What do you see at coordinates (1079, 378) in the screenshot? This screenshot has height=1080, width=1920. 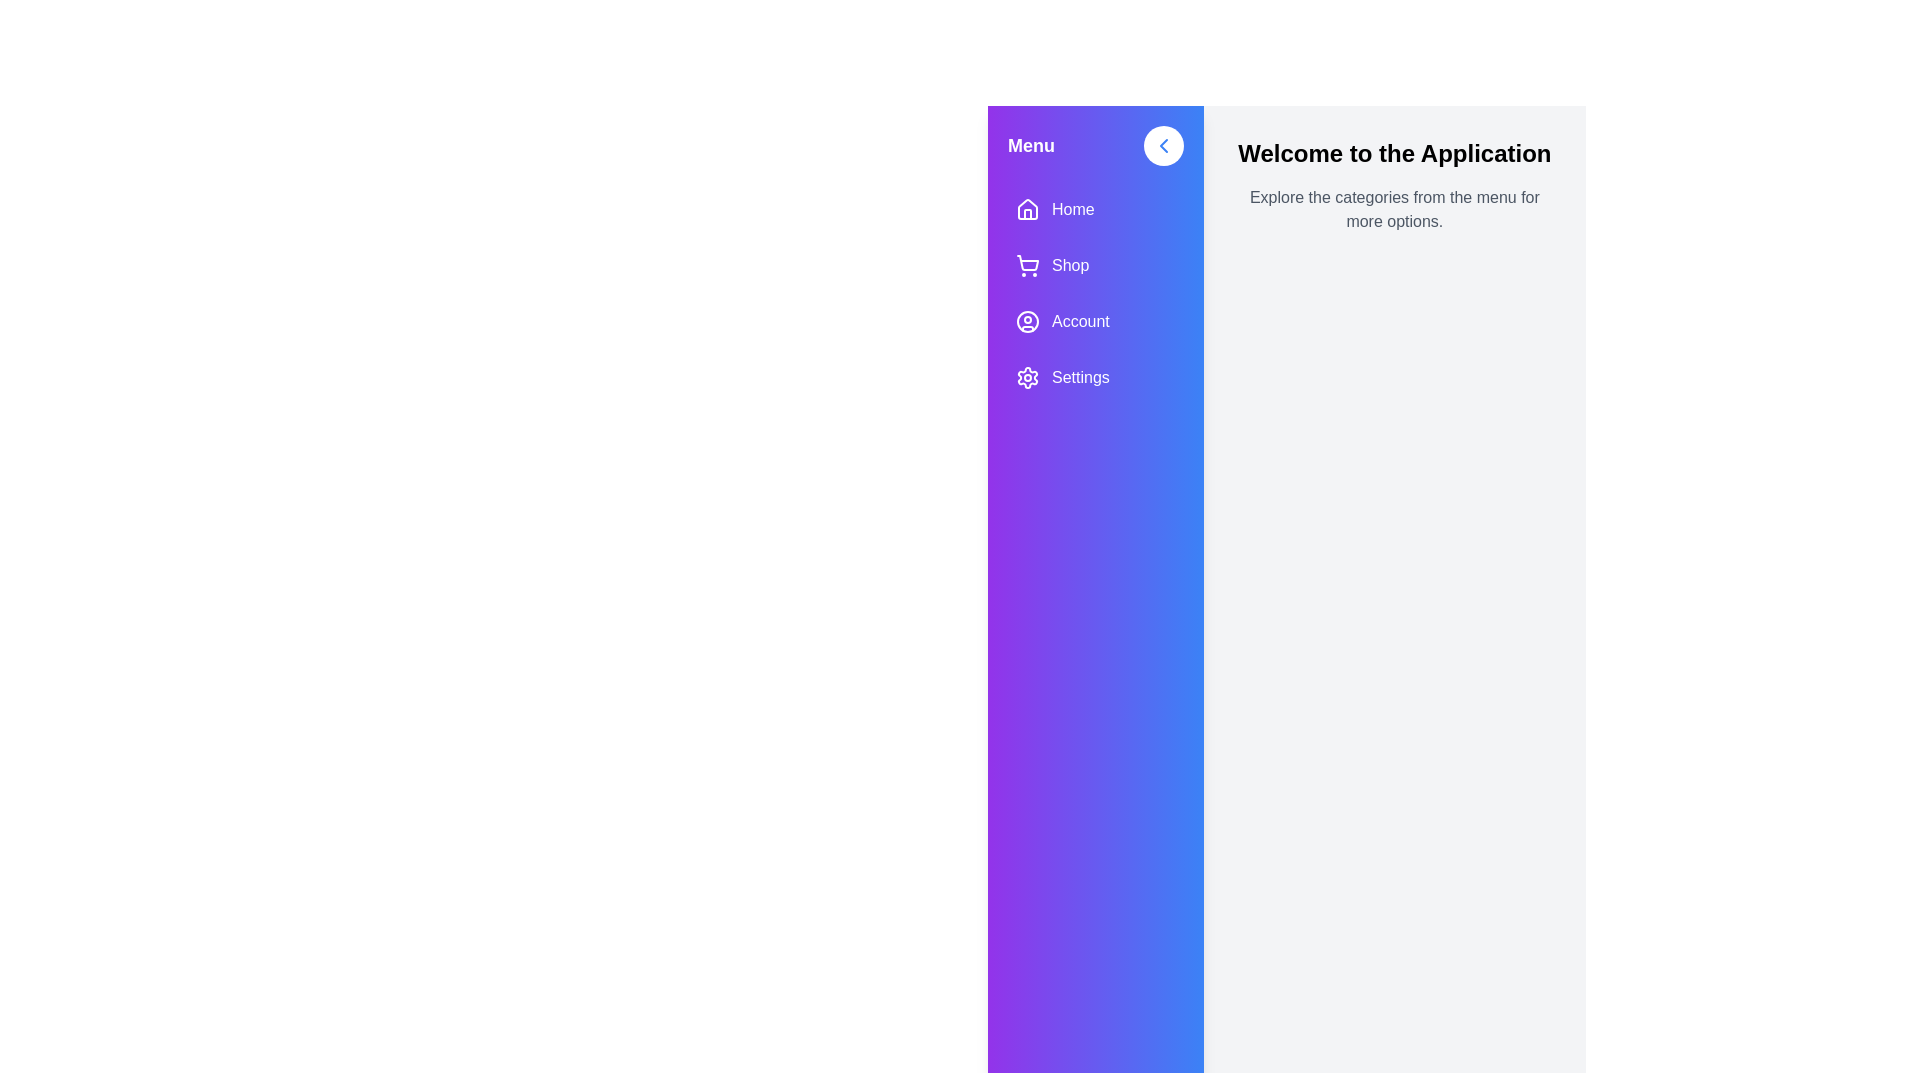 I see `the 'Settings' text label in the vertical navigation bar, which is the last option below 'Account' and is aligned with a gear icon` at bounding box center [1079, 378].